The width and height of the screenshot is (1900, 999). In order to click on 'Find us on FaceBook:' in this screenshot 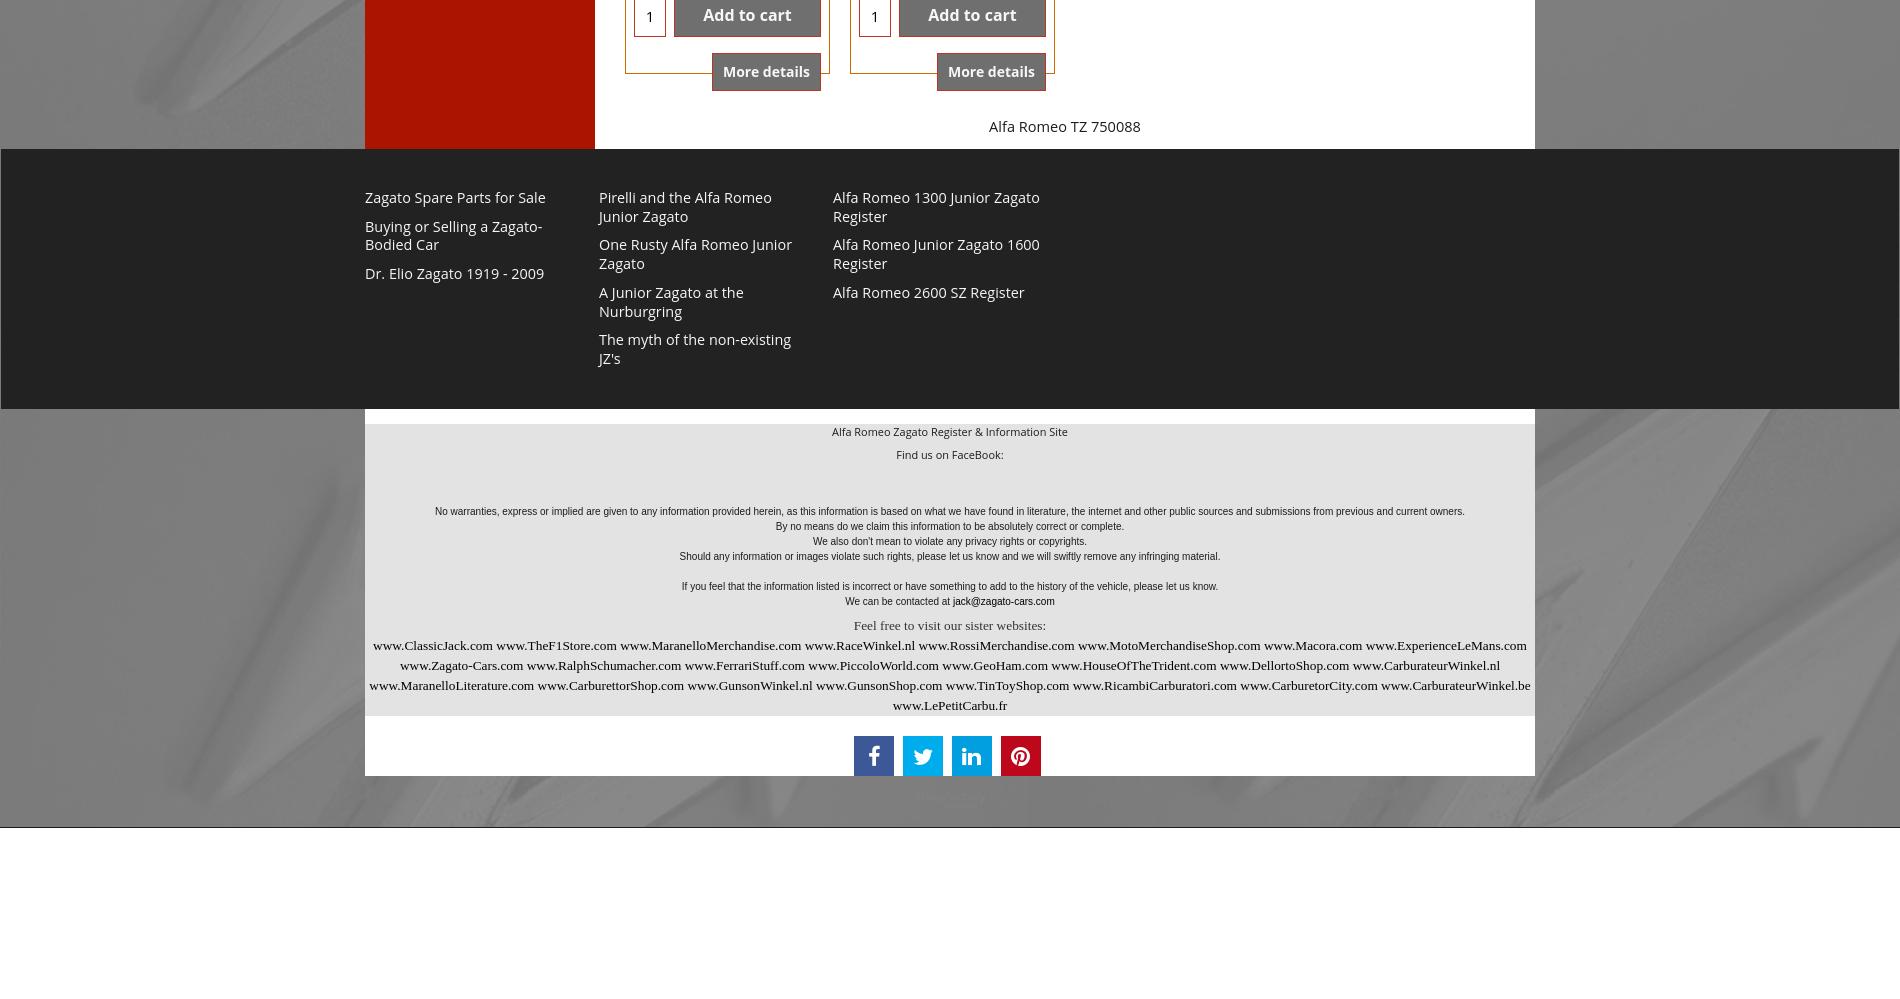, I will do `click(948, 453)`.